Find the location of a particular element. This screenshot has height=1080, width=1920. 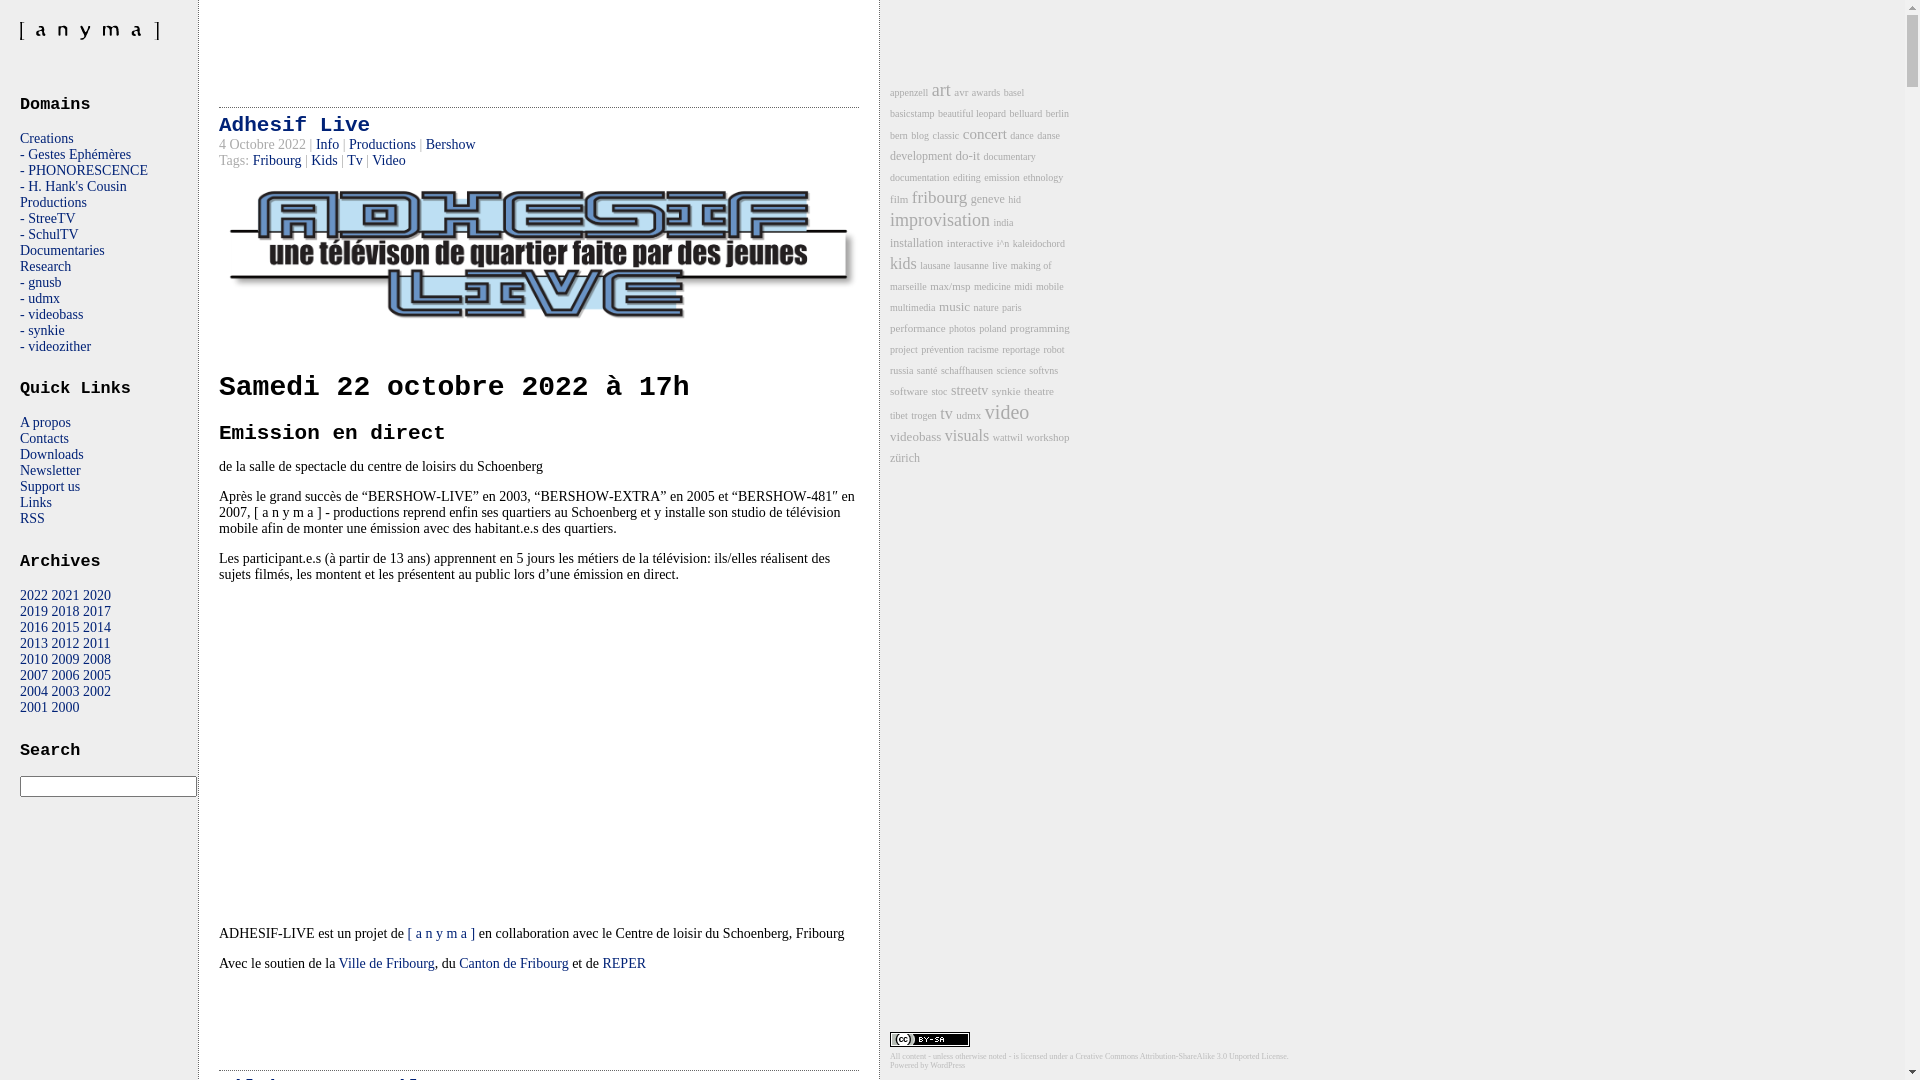

'A propos' is located at coordinates (45, 421).